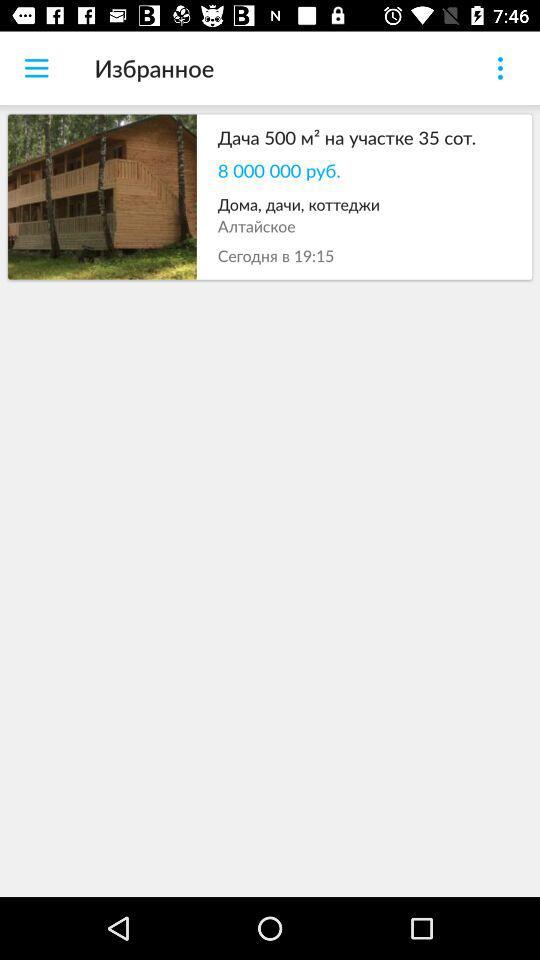 The image size is (540, 960). I want to click on the item below the 8 000 000, so click(363, 204).